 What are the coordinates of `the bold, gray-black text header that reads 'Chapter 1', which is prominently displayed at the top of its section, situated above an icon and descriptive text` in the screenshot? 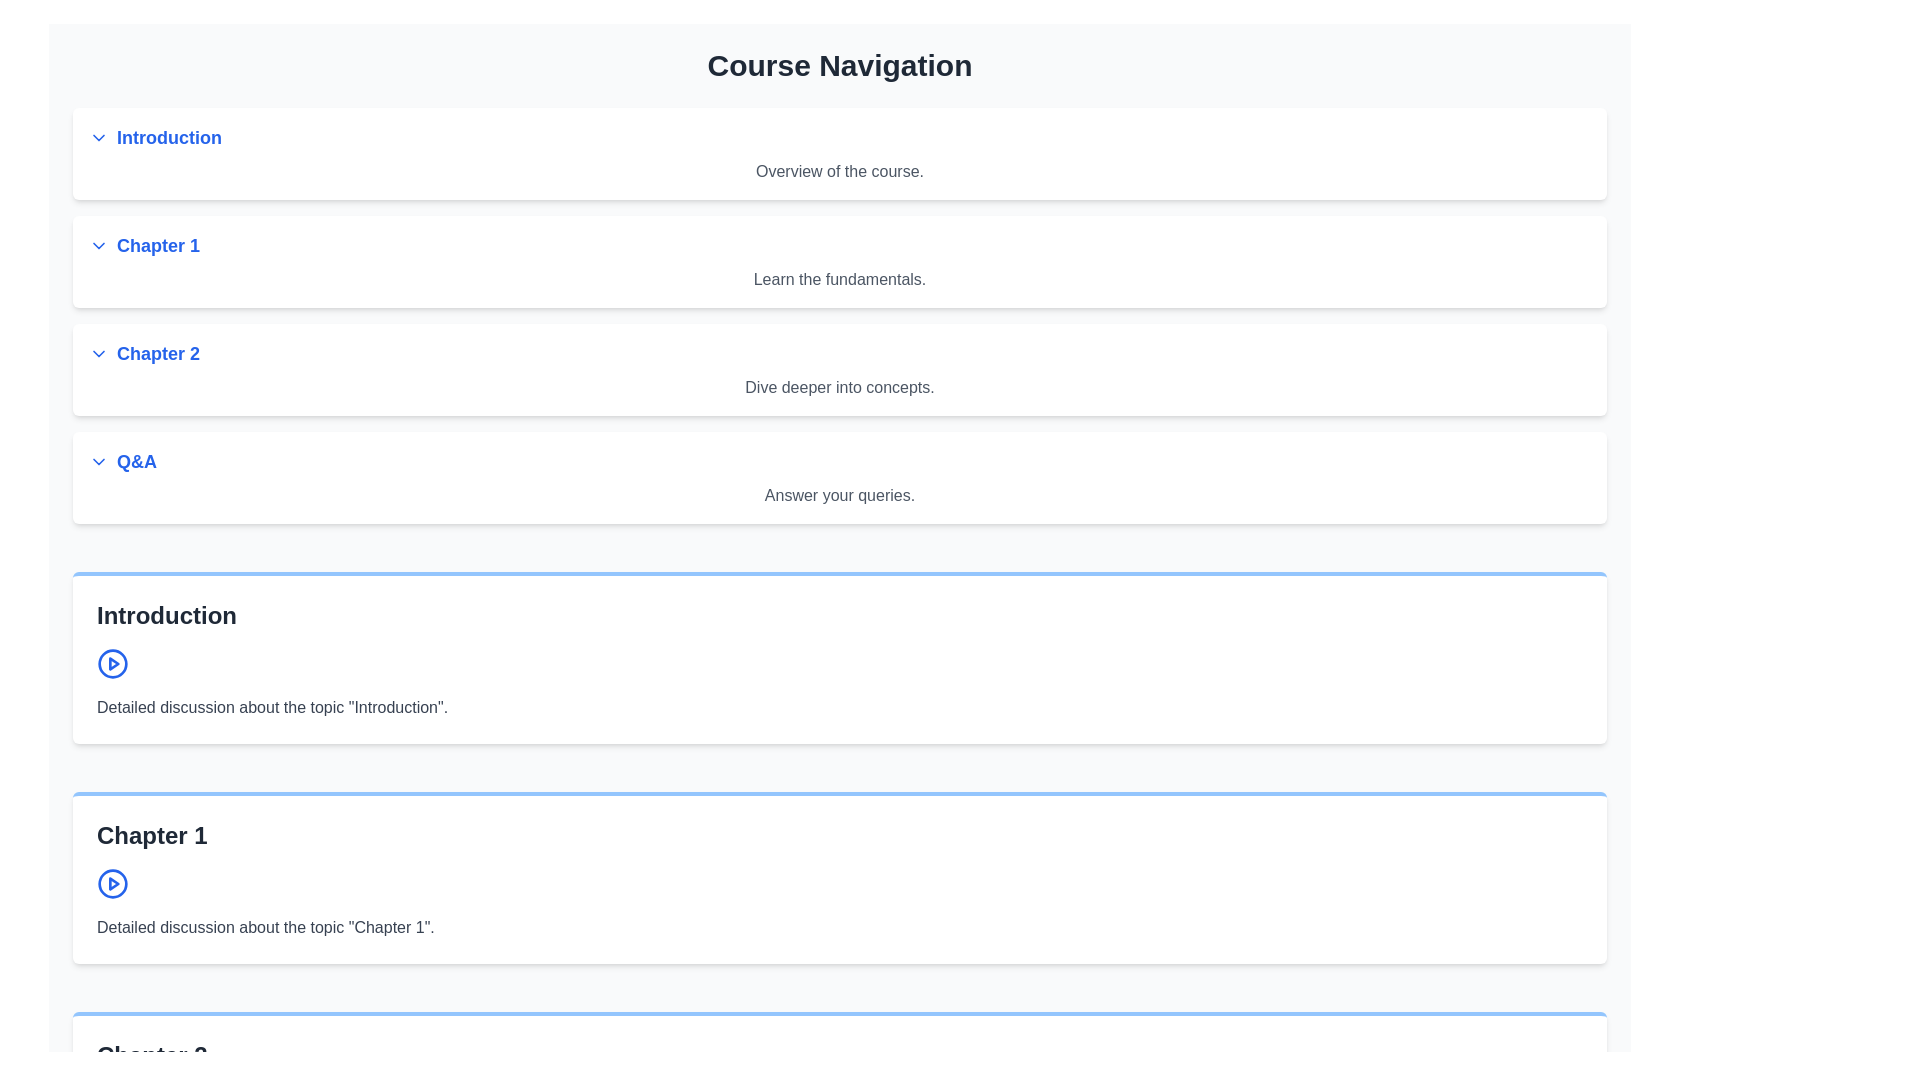 It's located at (151, 836).